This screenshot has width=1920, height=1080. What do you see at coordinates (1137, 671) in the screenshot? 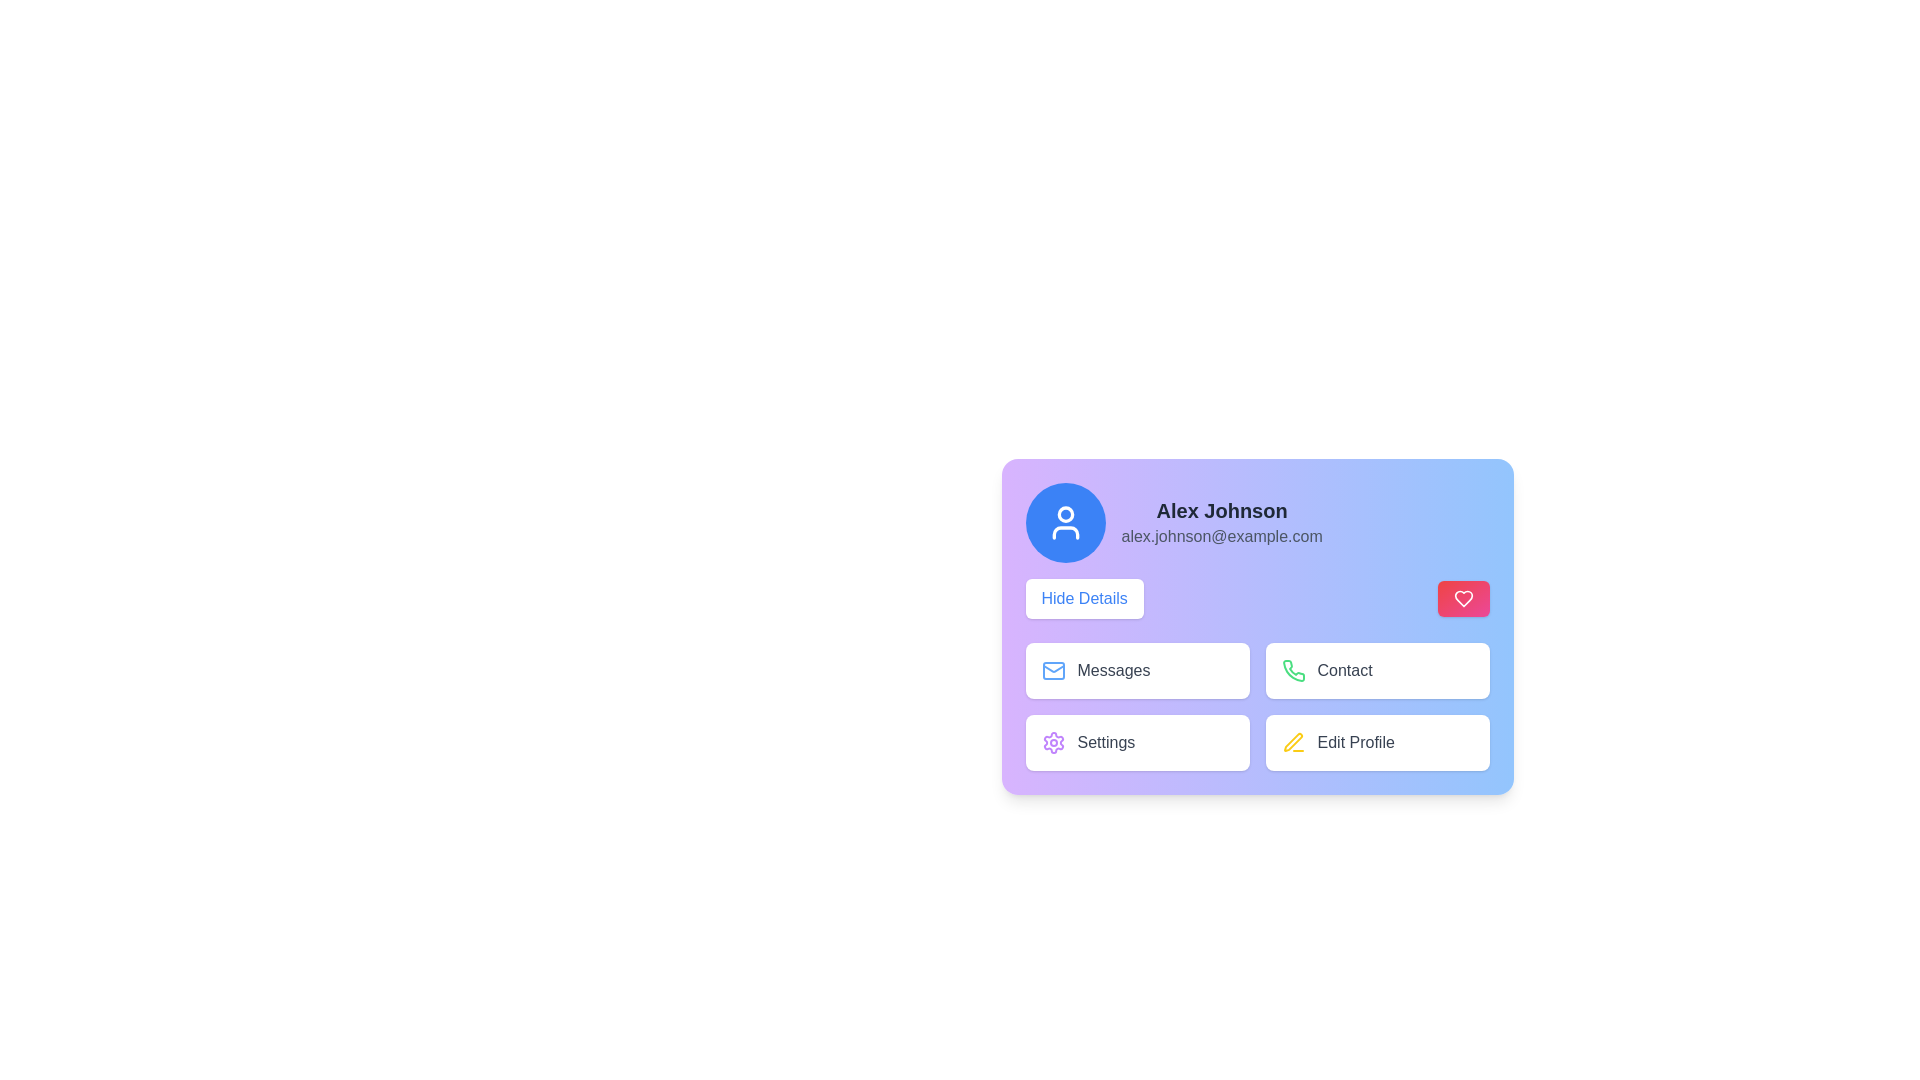
I see `the 'Messages' button, which is a rectangular button with a white background and an envelope icon on the left, located at the top-left corner of the grid layout` at bounding box center [1137, 671].